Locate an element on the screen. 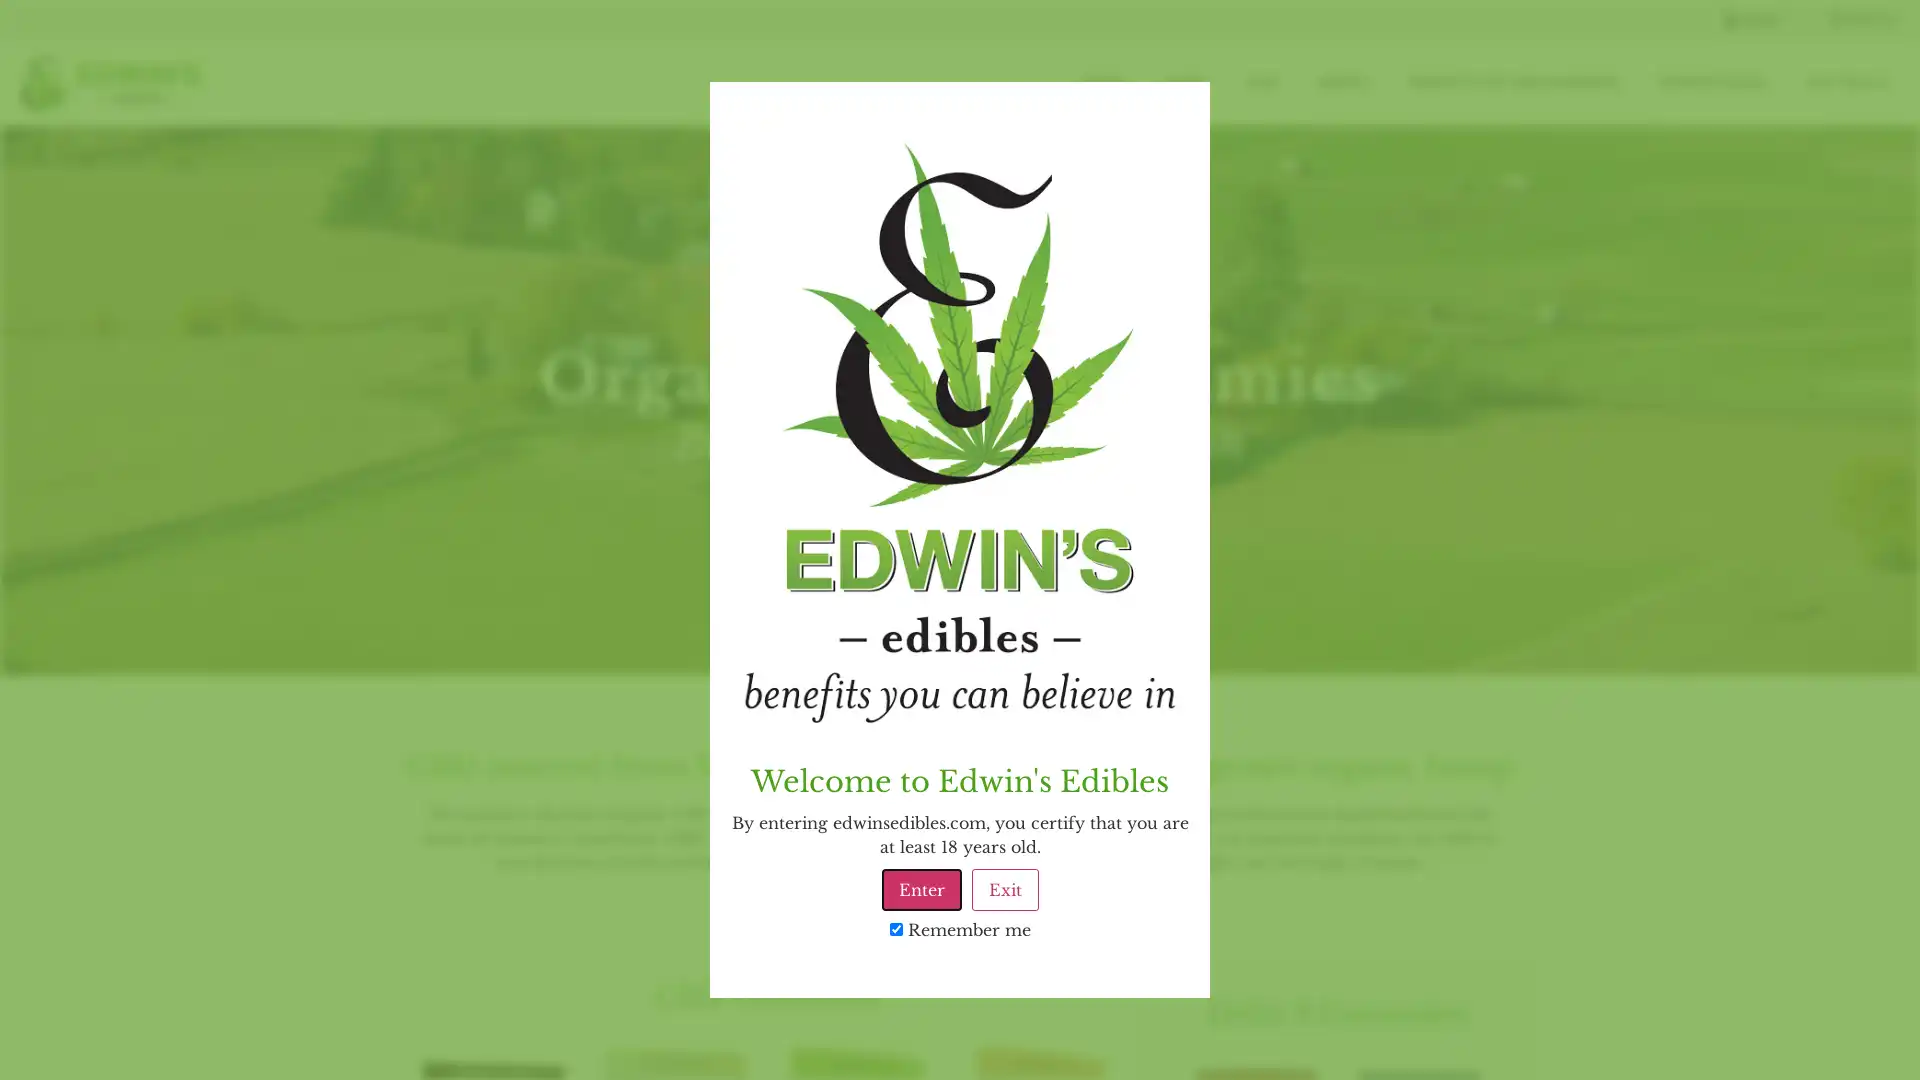 This screenshot has height=1080, width=1920. Enter is located at coordinates (920, 889).